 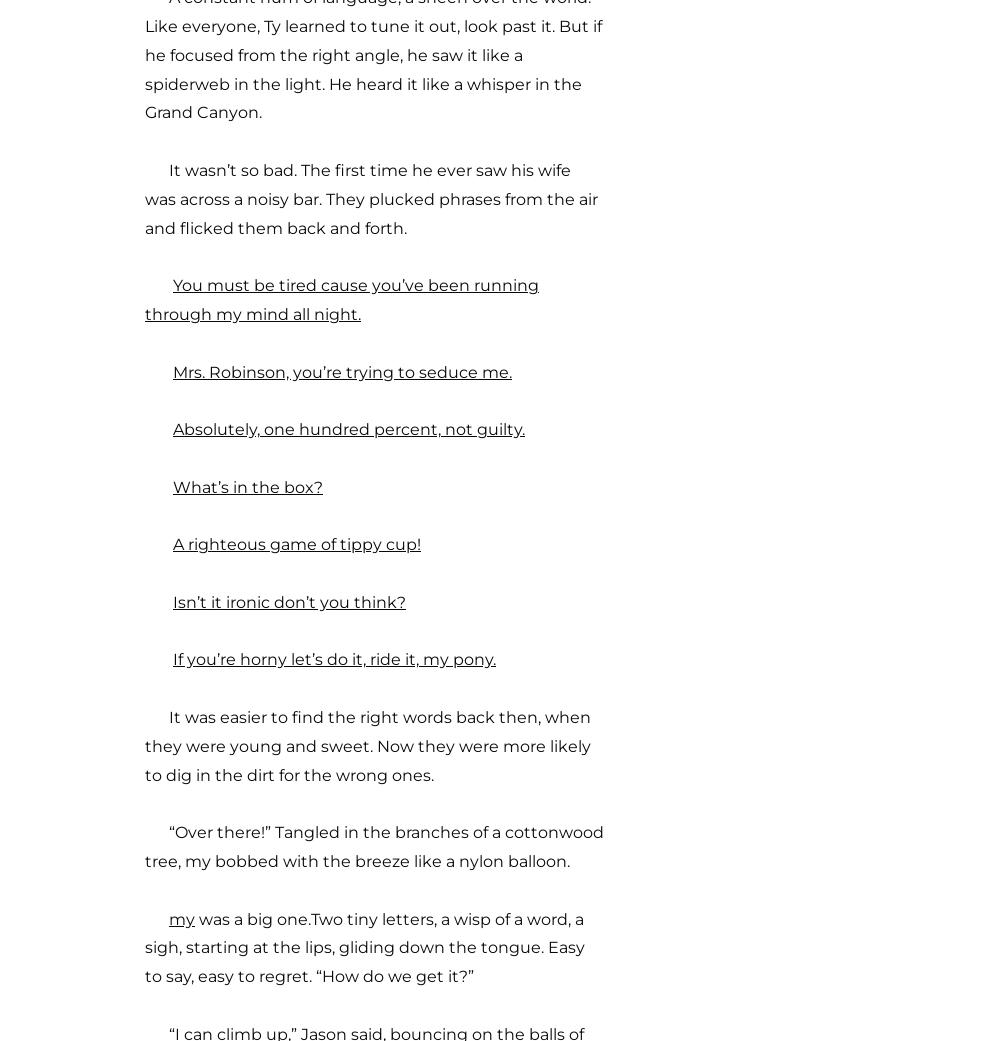 I want to click on 'It was easier to find the right words back then, when they were young and sweet. Now they were more likely to dig in the dirt for the wrong ones.', so click(x=145, y=745).